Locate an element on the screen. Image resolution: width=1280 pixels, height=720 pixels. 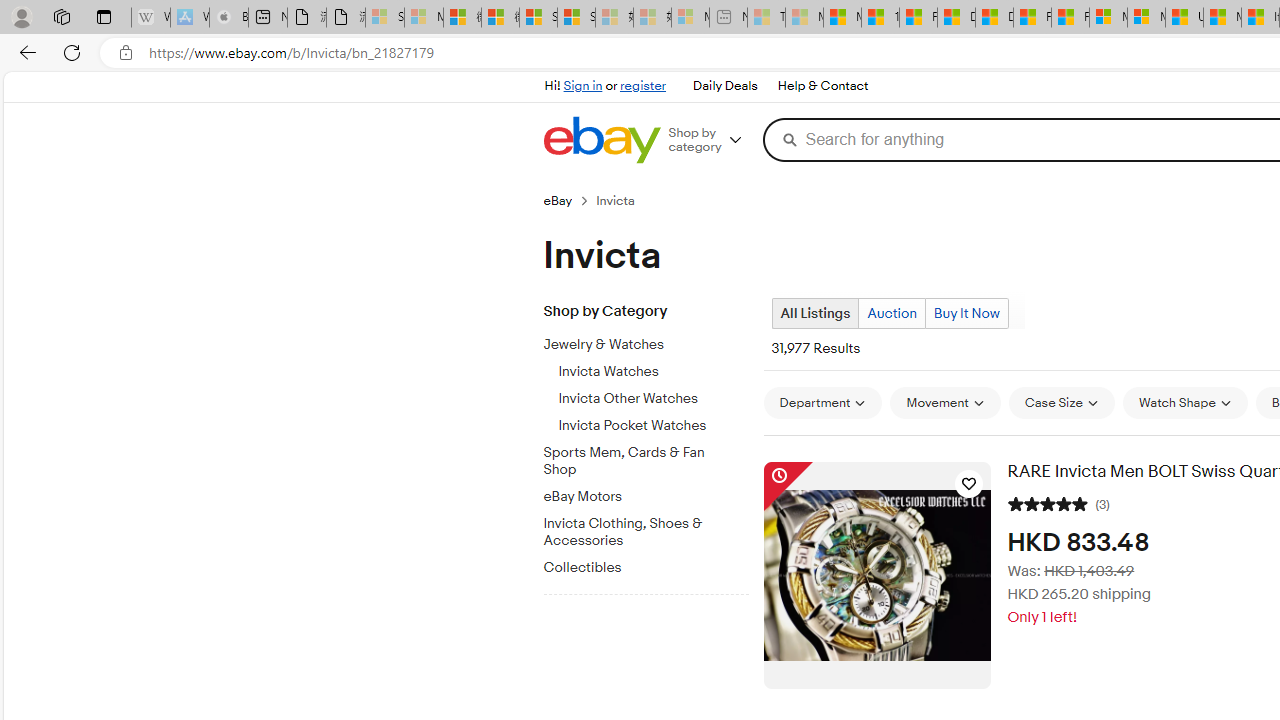
'Auction' is located at coordinates (891, 313).